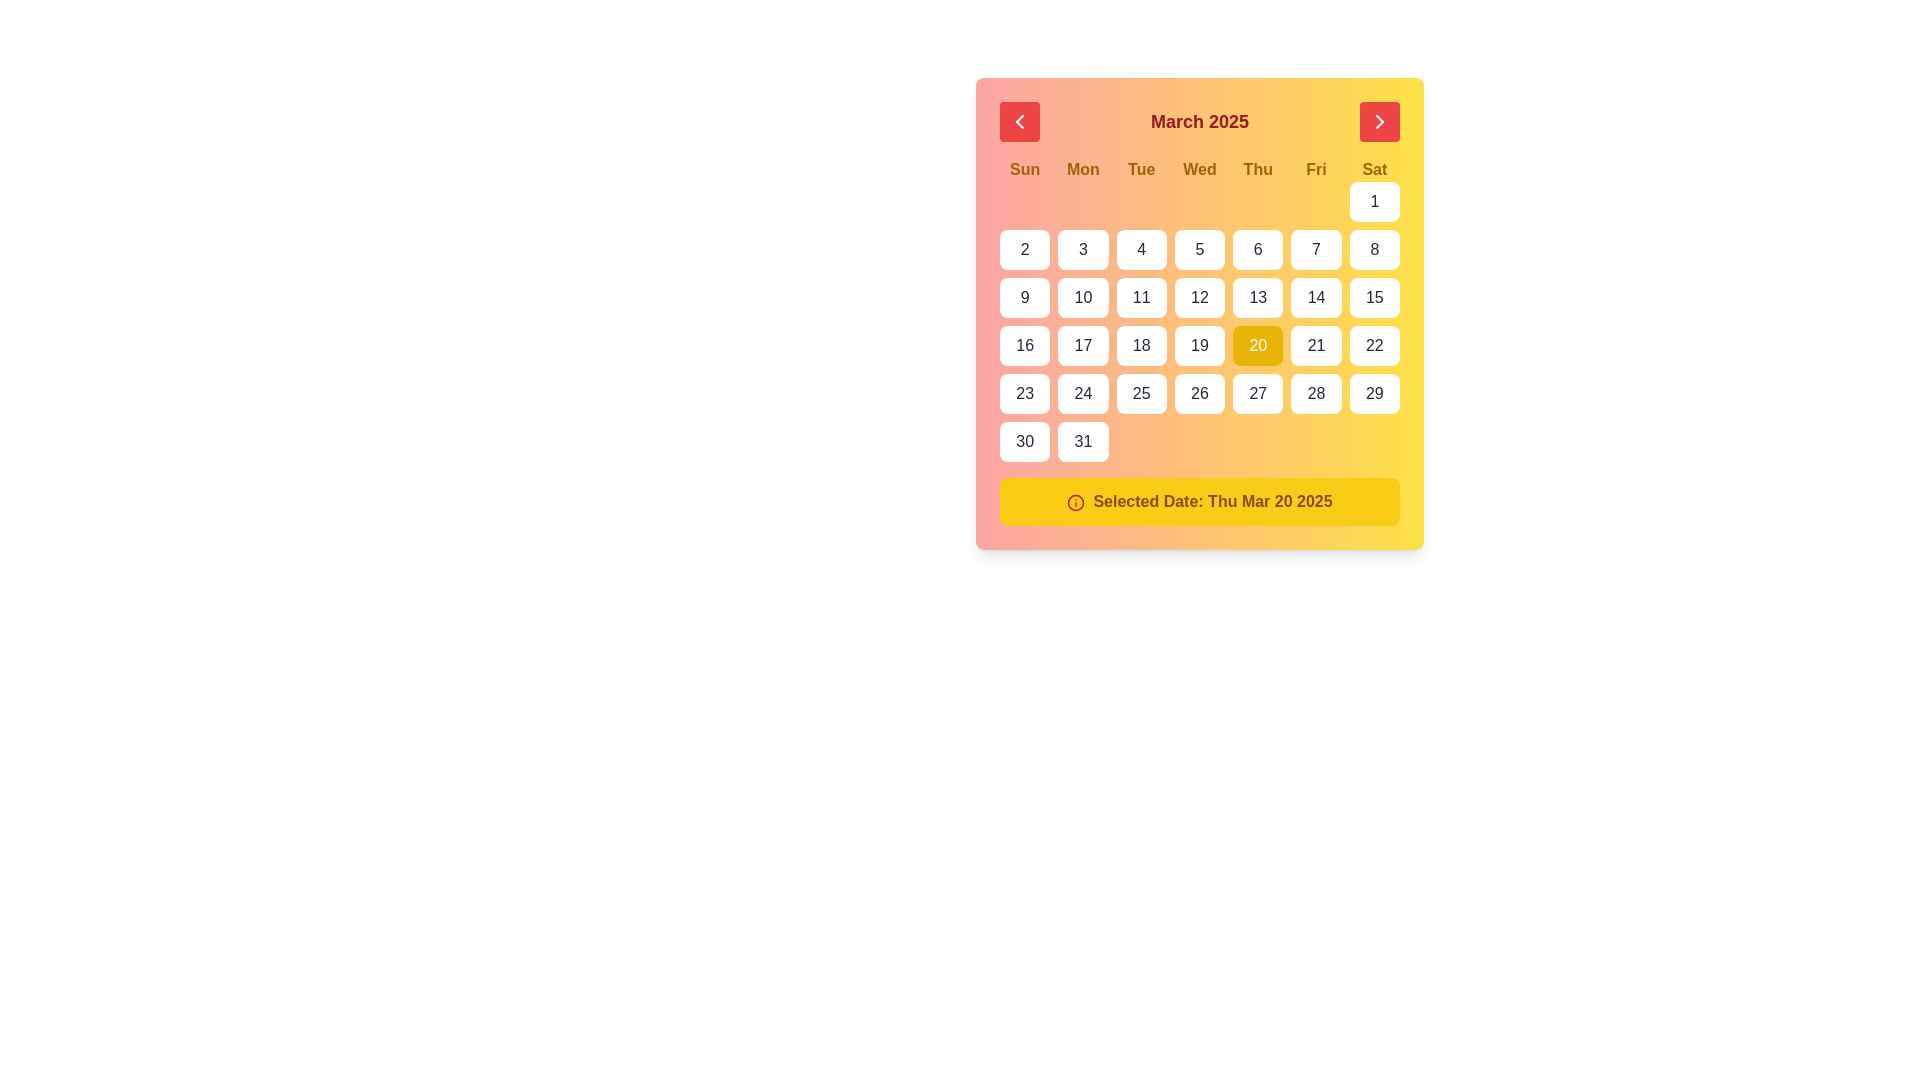 The width and height of the screenshot is (1920, 1080). What do you see at coordinates (1256, 249) in the screenshot?
I see `the button representing the sixth day of March 2025 in the calendar` at bounding box center [1256, 249].